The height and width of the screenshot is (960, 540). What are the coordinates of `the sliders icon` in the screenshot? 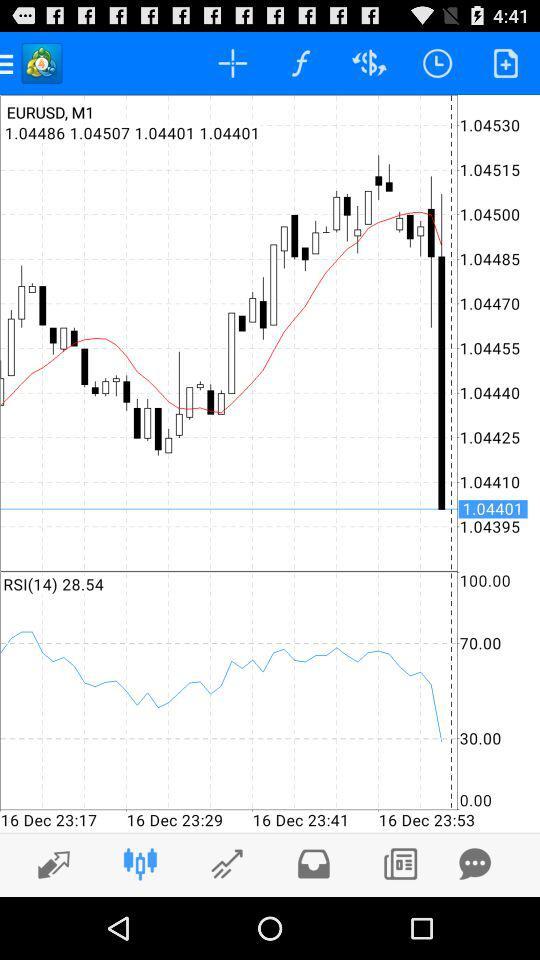 It's located at (139, 924).